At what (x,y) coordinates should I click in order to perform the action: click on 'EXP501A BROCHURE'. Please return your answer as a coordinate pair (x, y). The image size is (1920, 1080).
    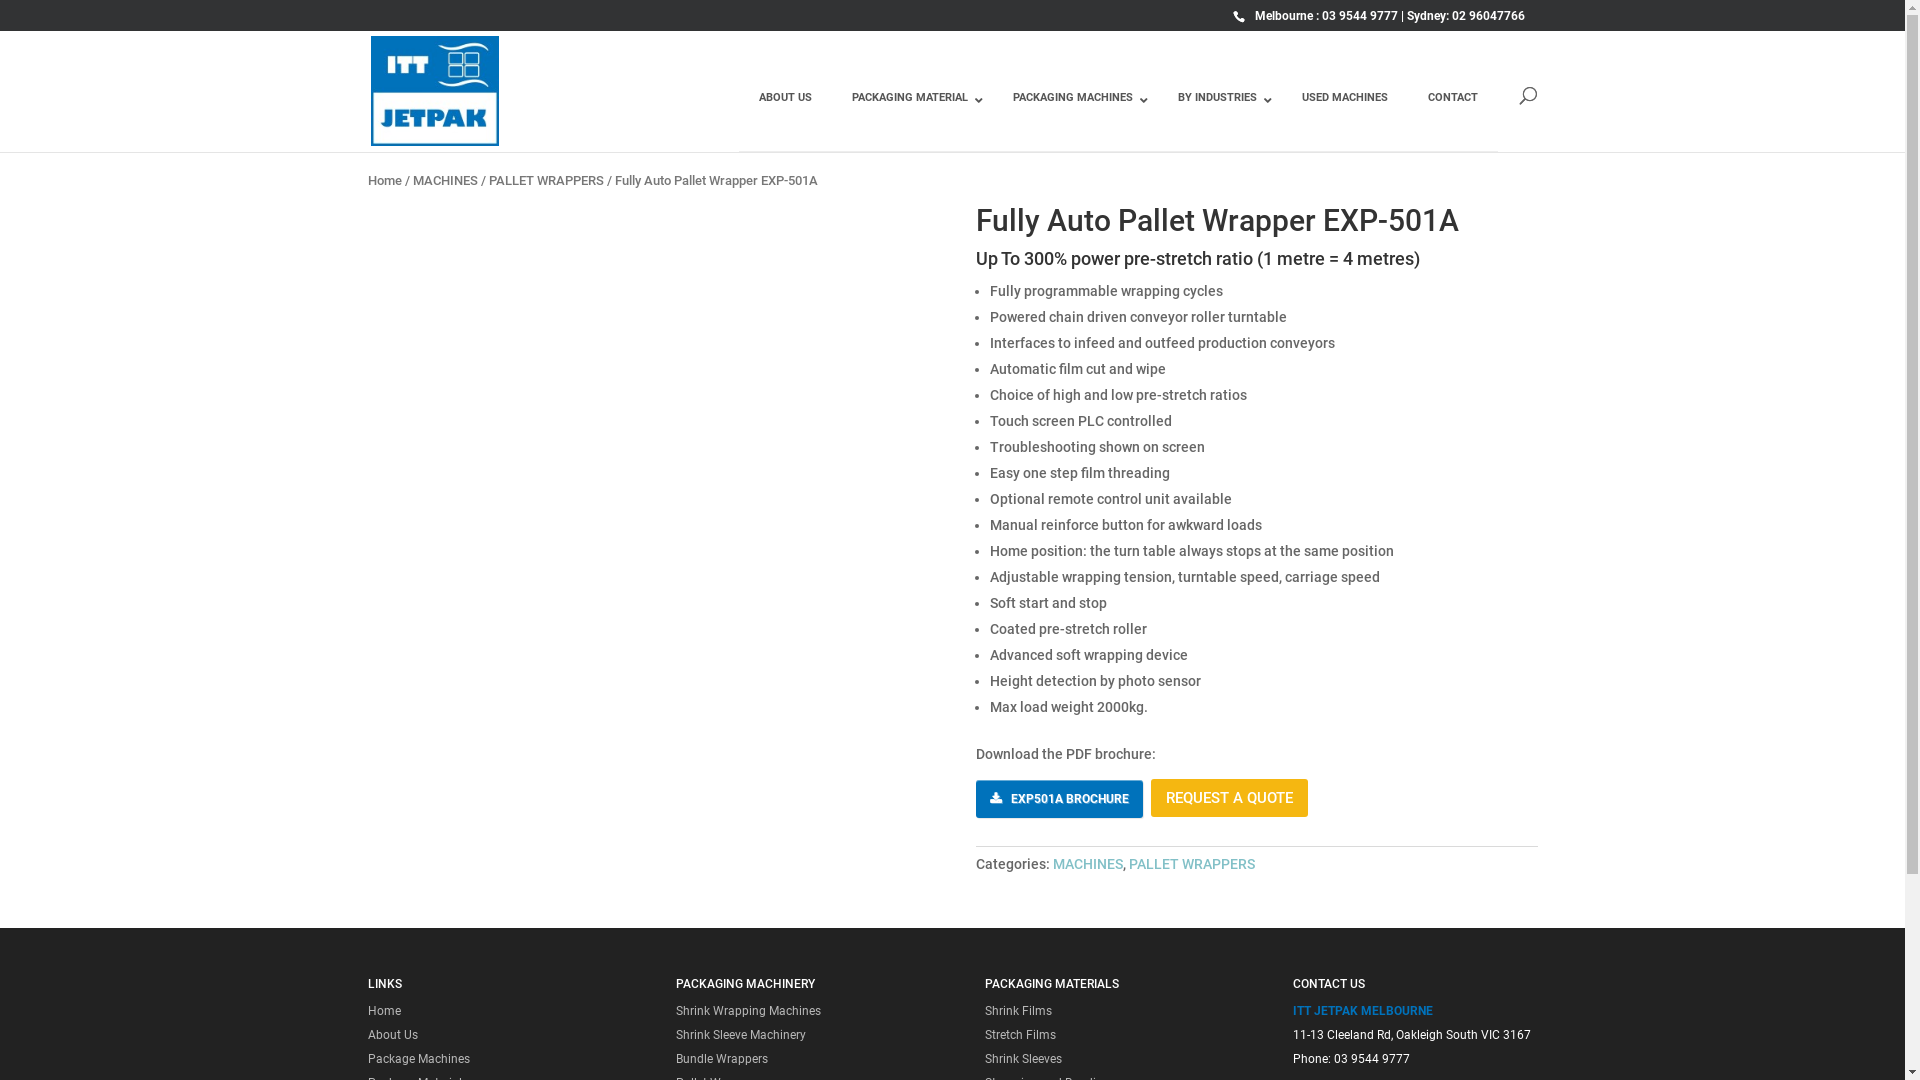
    Looking at the image, I should click on (1058, 797).